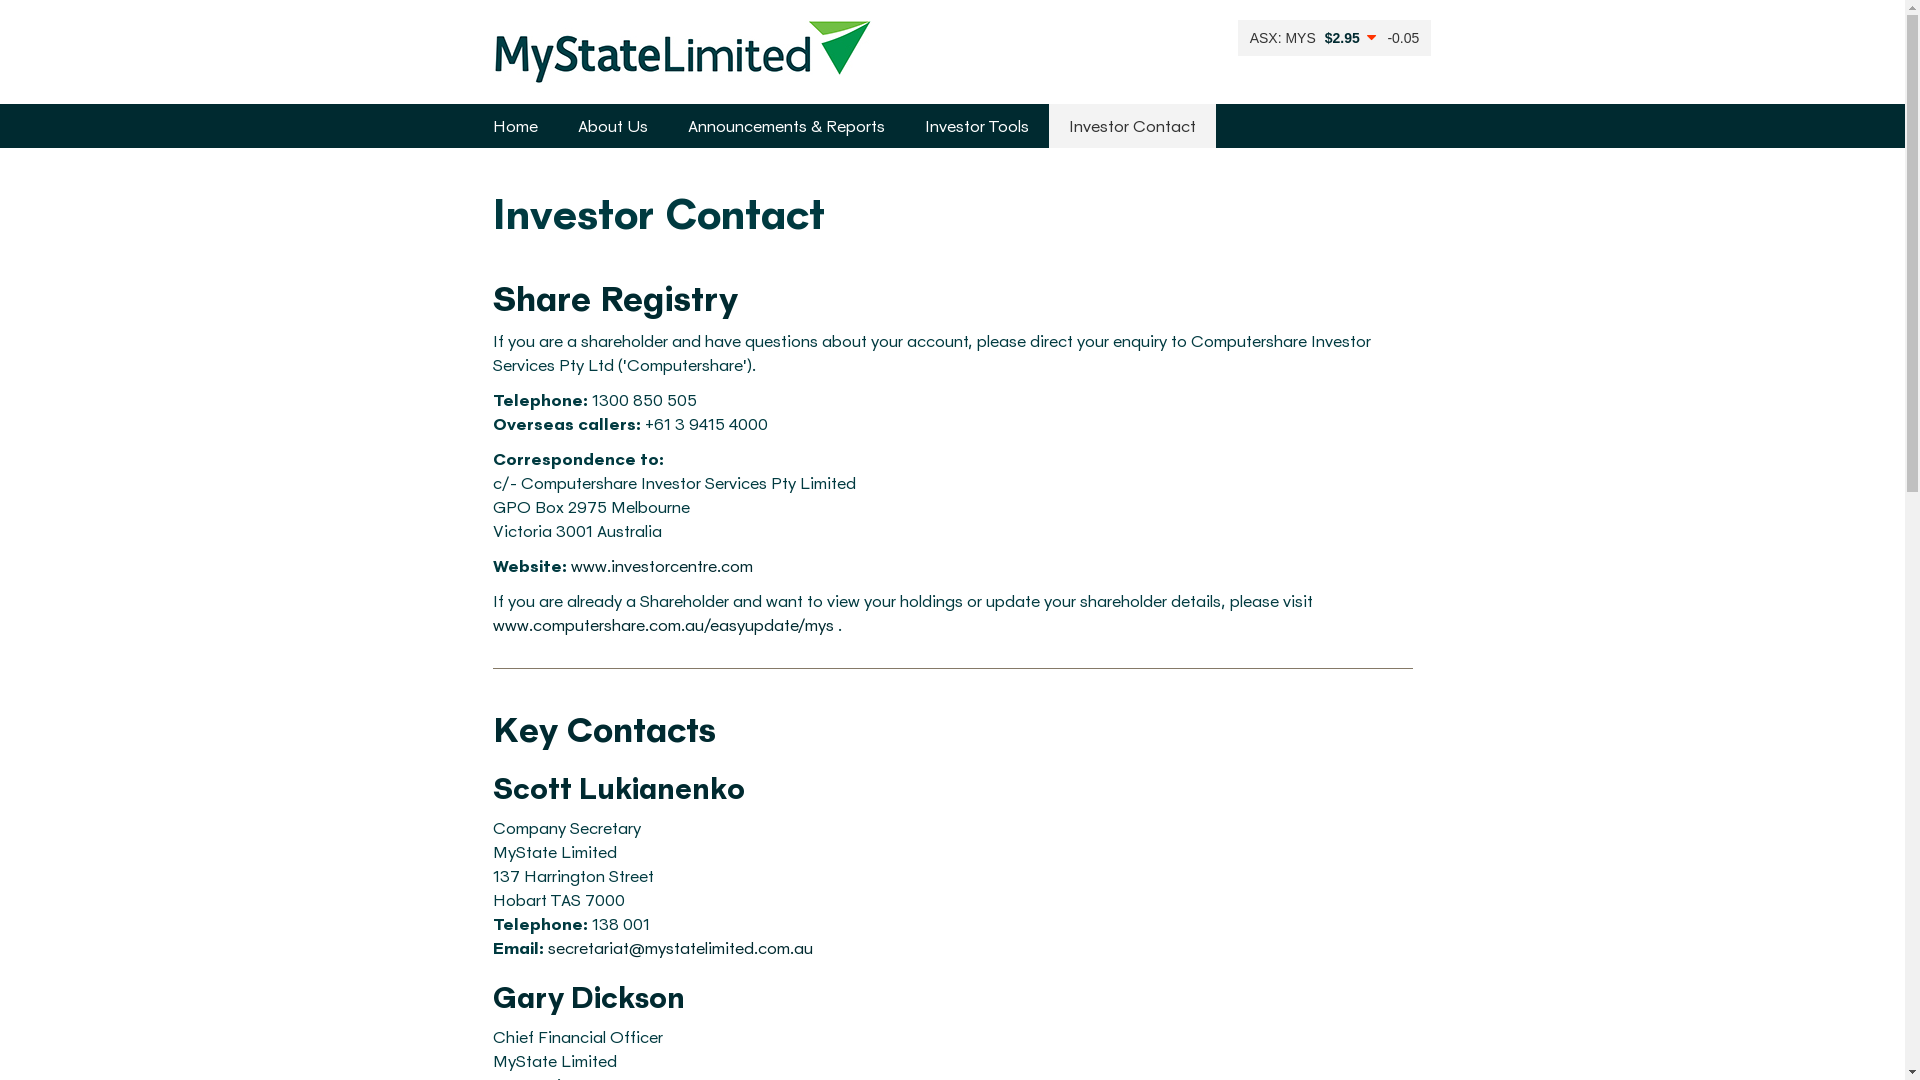 The height and width of the screenshot is (1080, 1920). I want to click on 'Investor Tools', so click(975, 126).